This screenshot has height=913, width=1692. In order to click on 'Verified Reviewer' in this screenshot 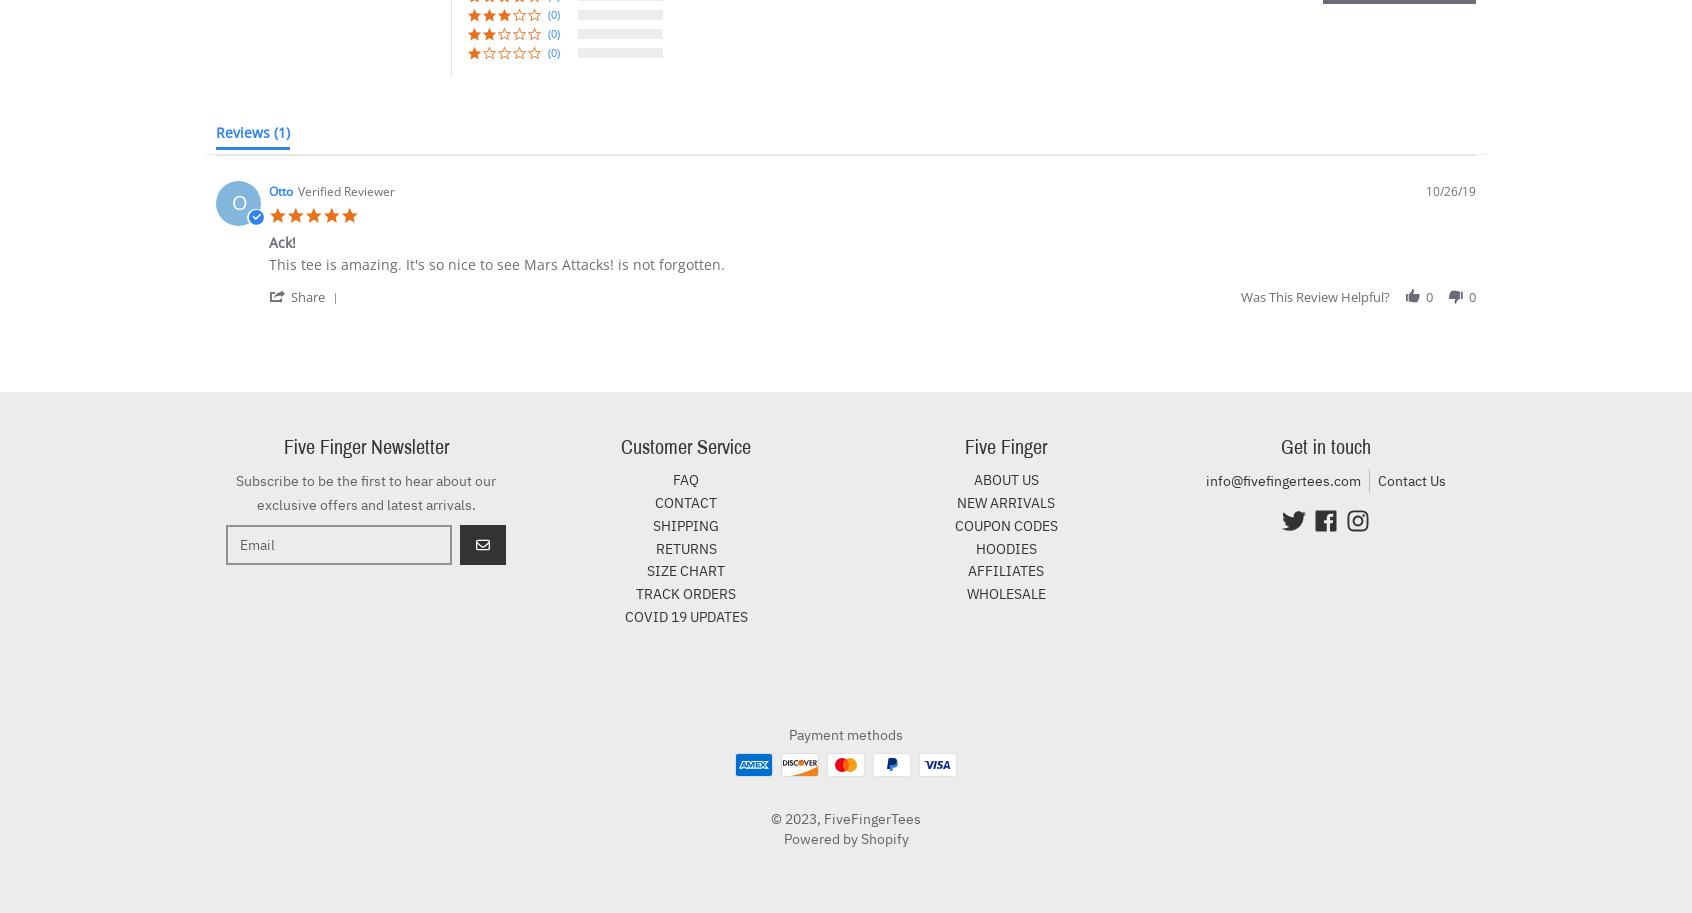, I will do `click(345, 190)`.